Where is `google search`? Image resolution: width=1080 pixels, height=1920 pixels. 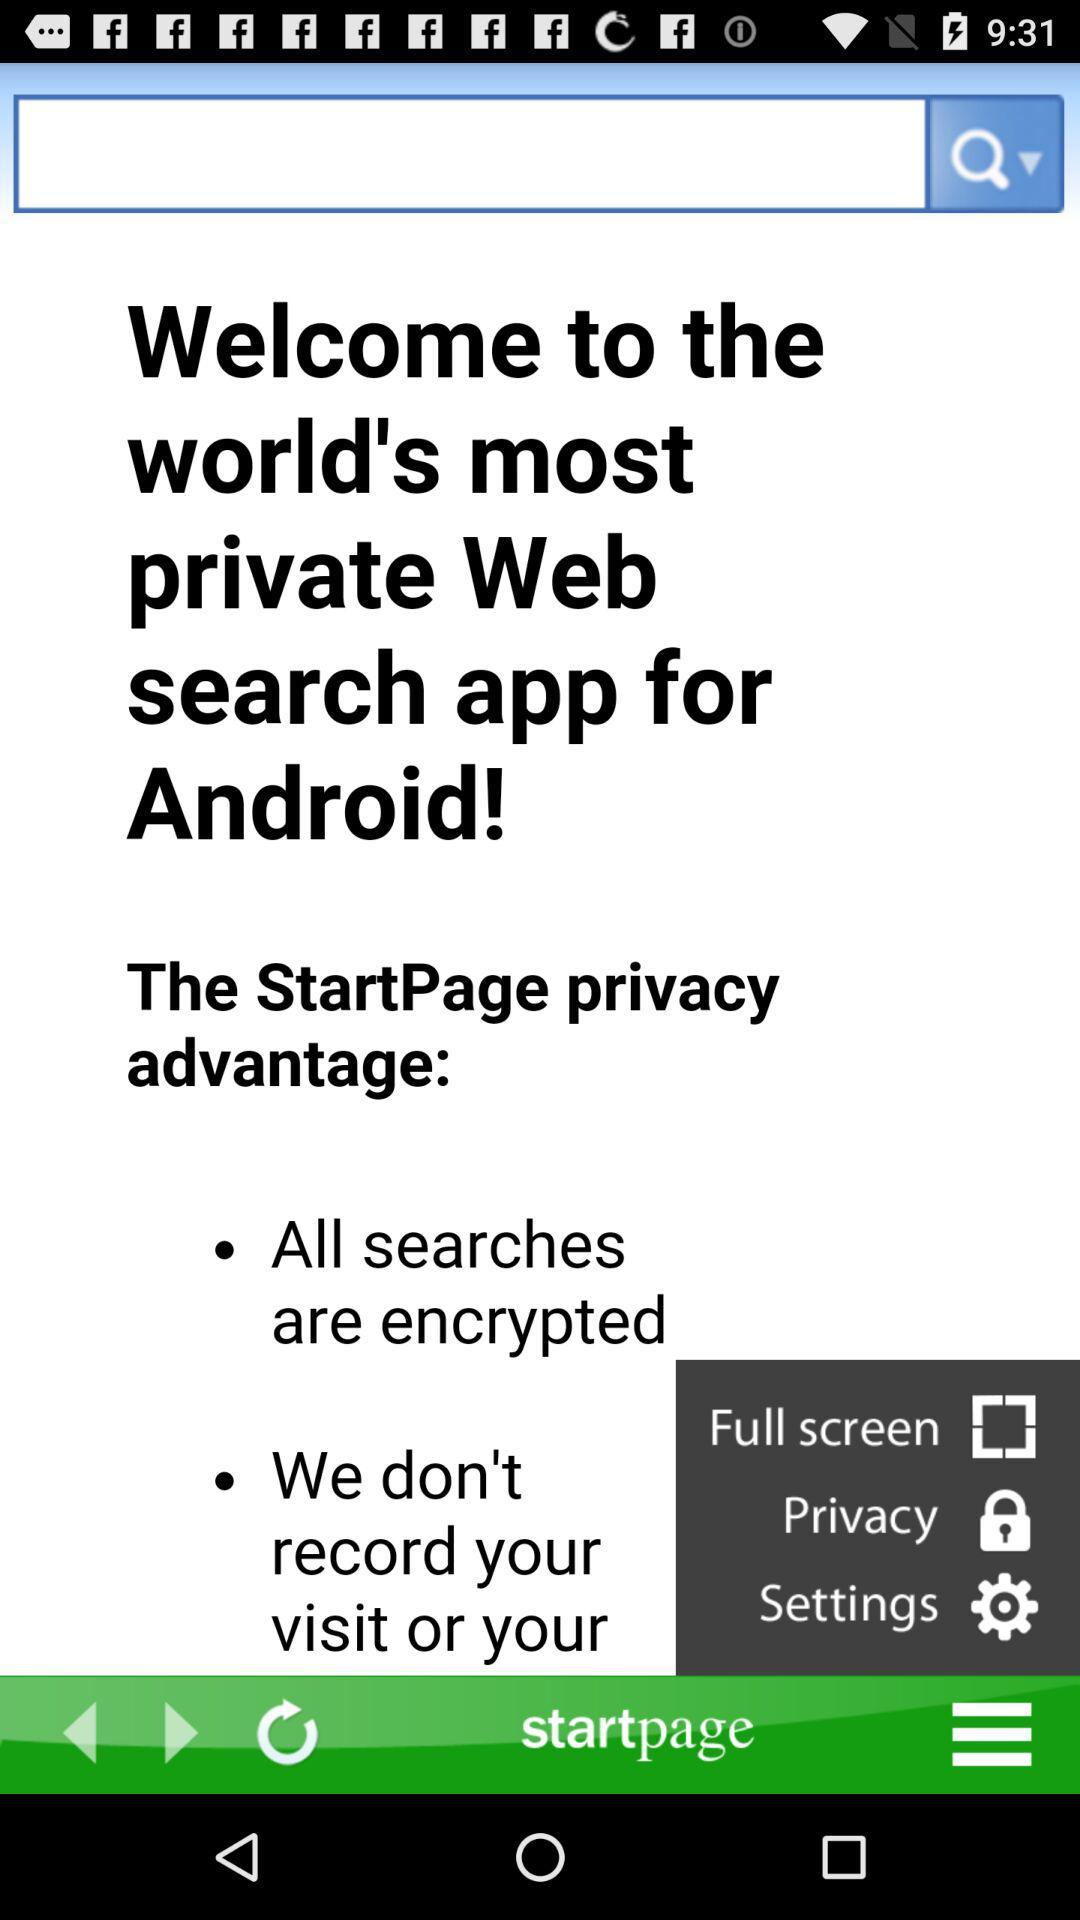 google search is located at coordinates (471, 152).